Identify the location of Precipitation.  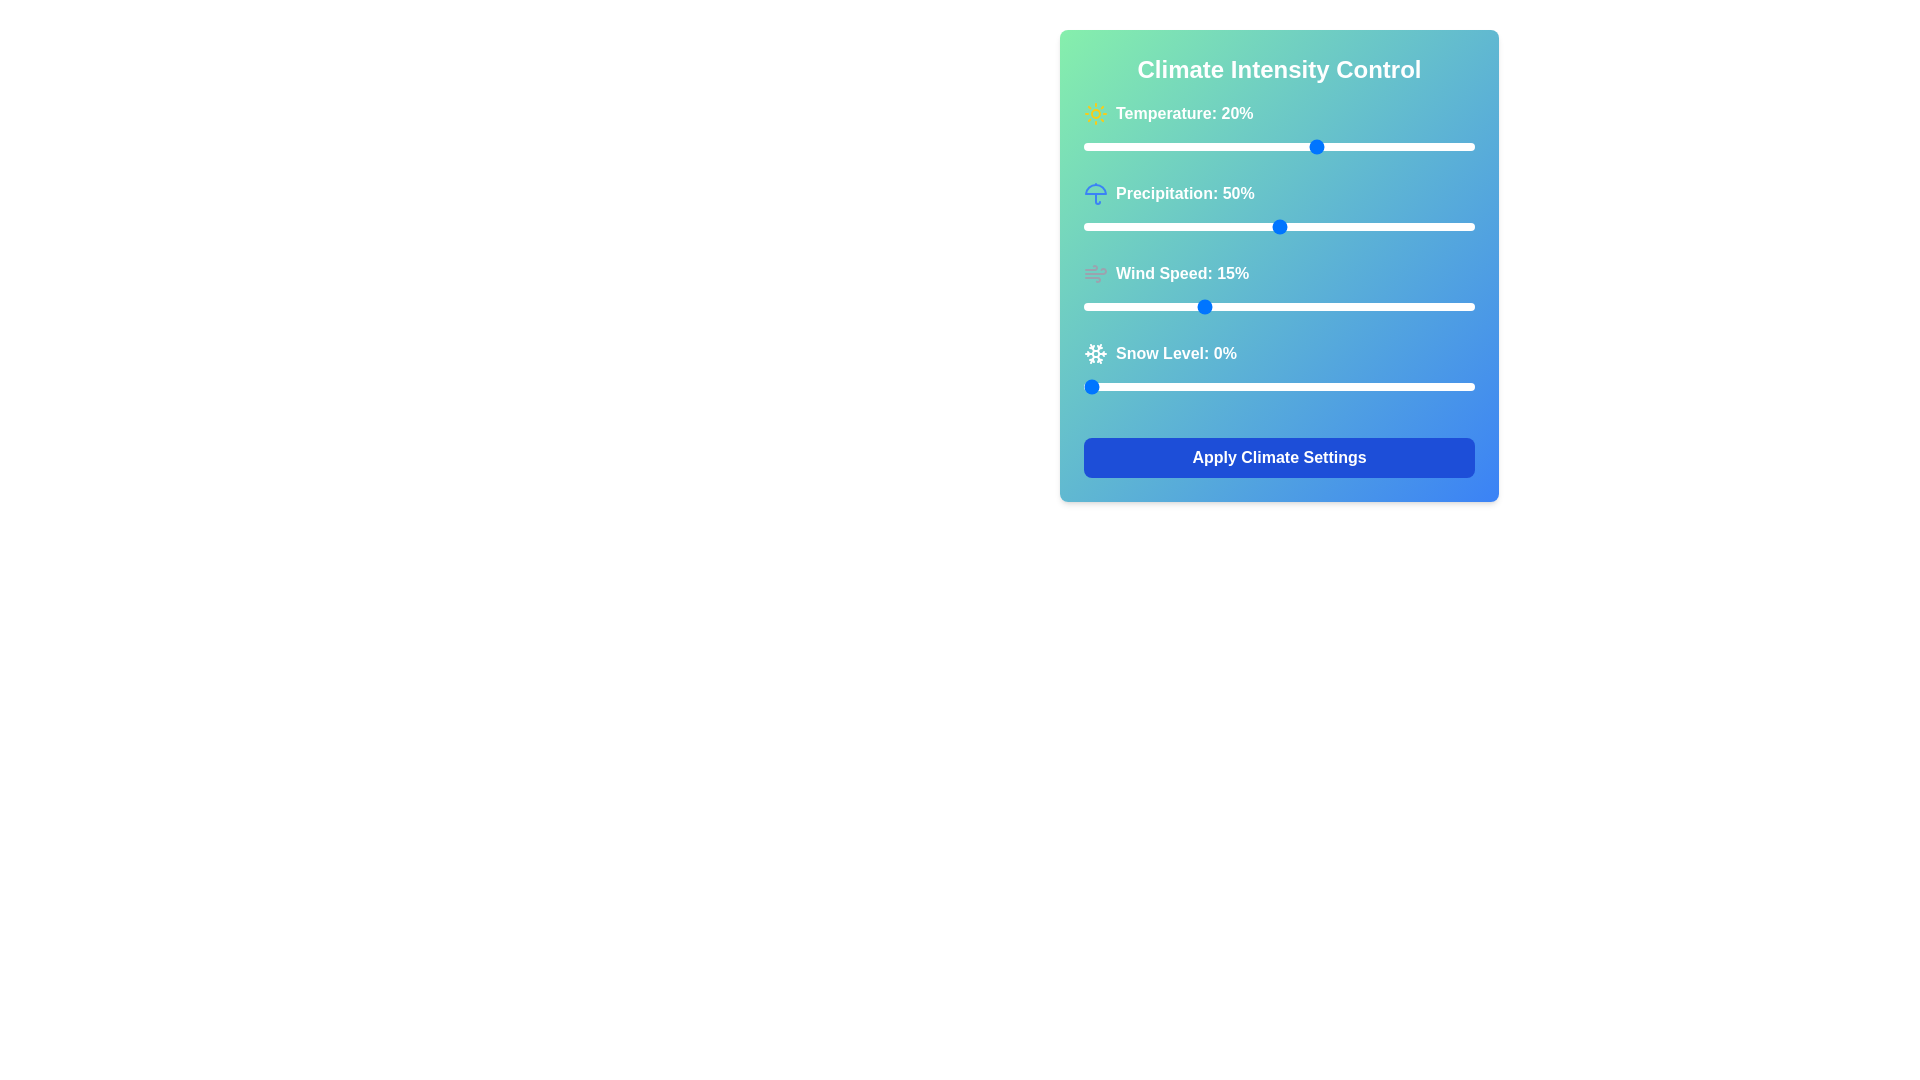
(1094, 226).